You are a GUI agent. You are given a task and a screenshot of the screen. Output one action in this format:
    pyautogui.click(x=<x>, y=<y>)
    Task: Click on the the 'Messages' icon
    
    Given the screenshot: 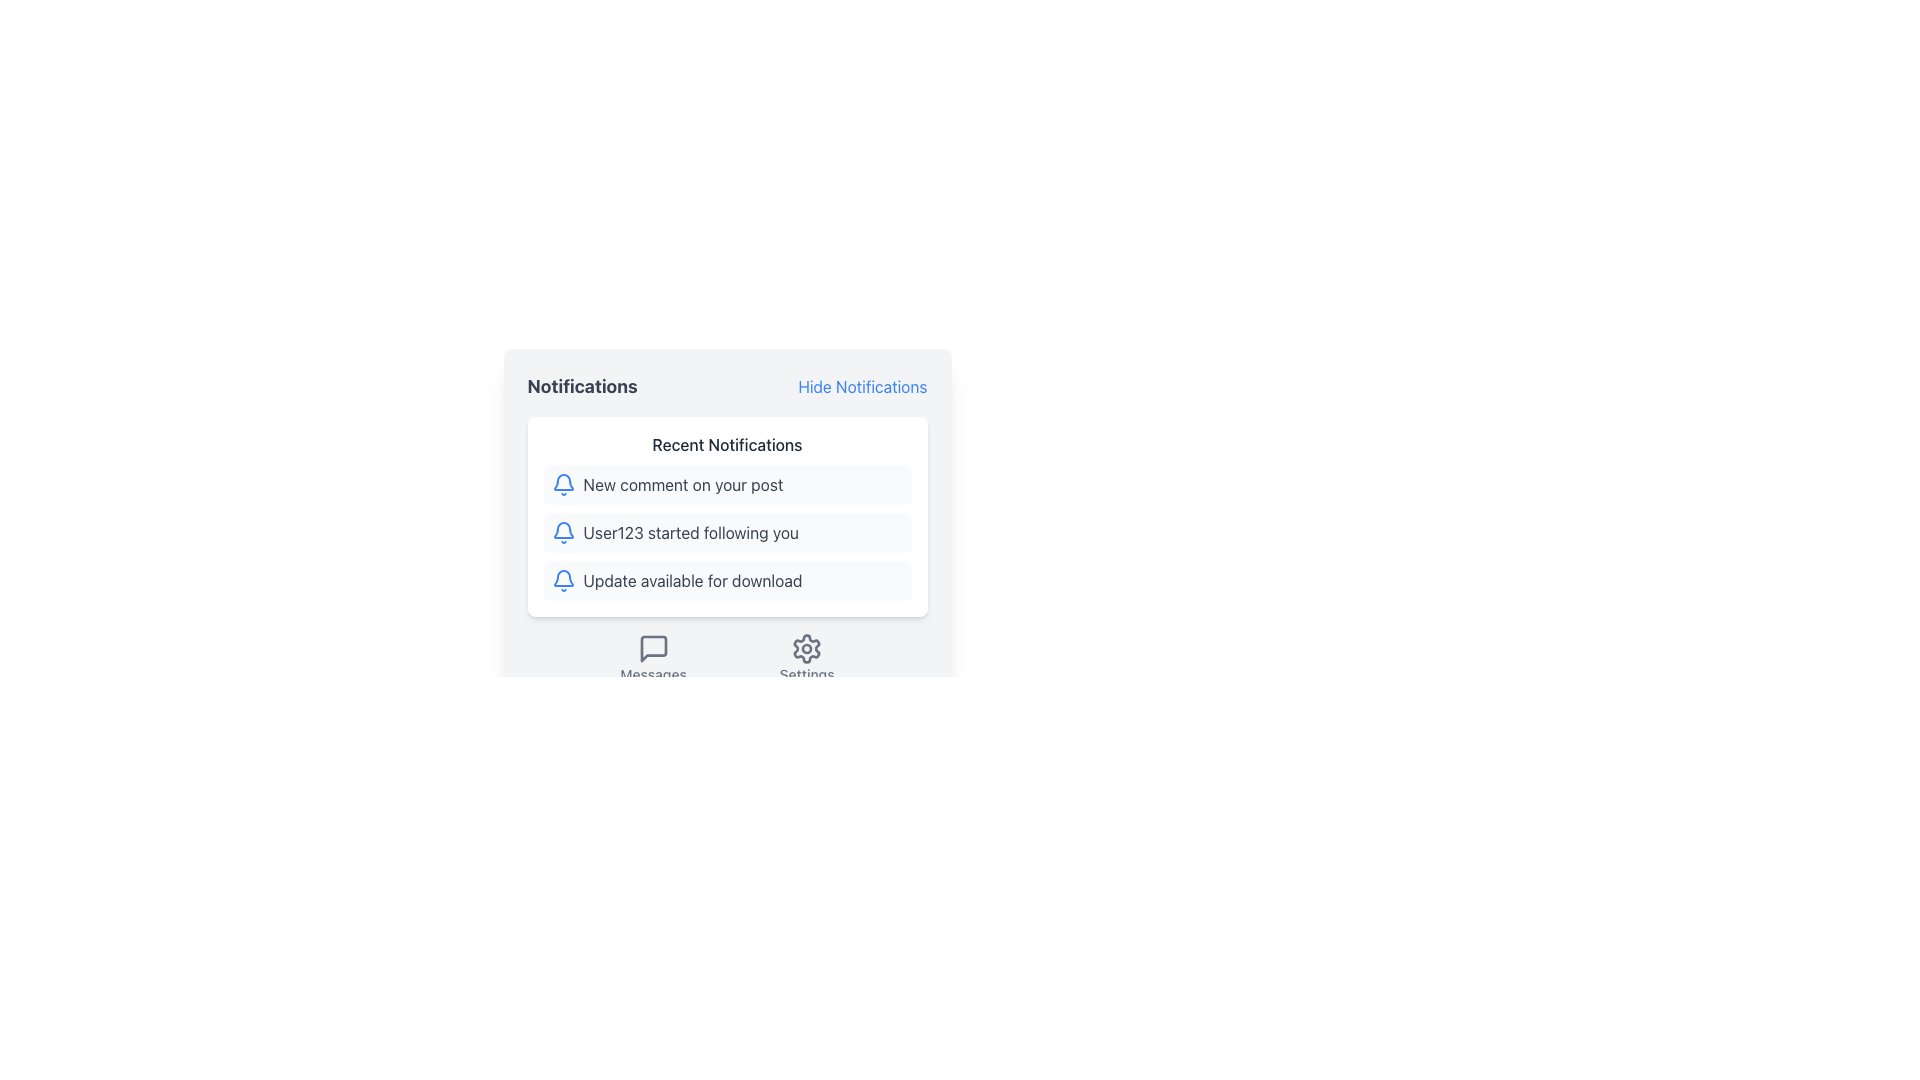 What is the action you would take?
    pyautogui.click(x=653, y=648)
    